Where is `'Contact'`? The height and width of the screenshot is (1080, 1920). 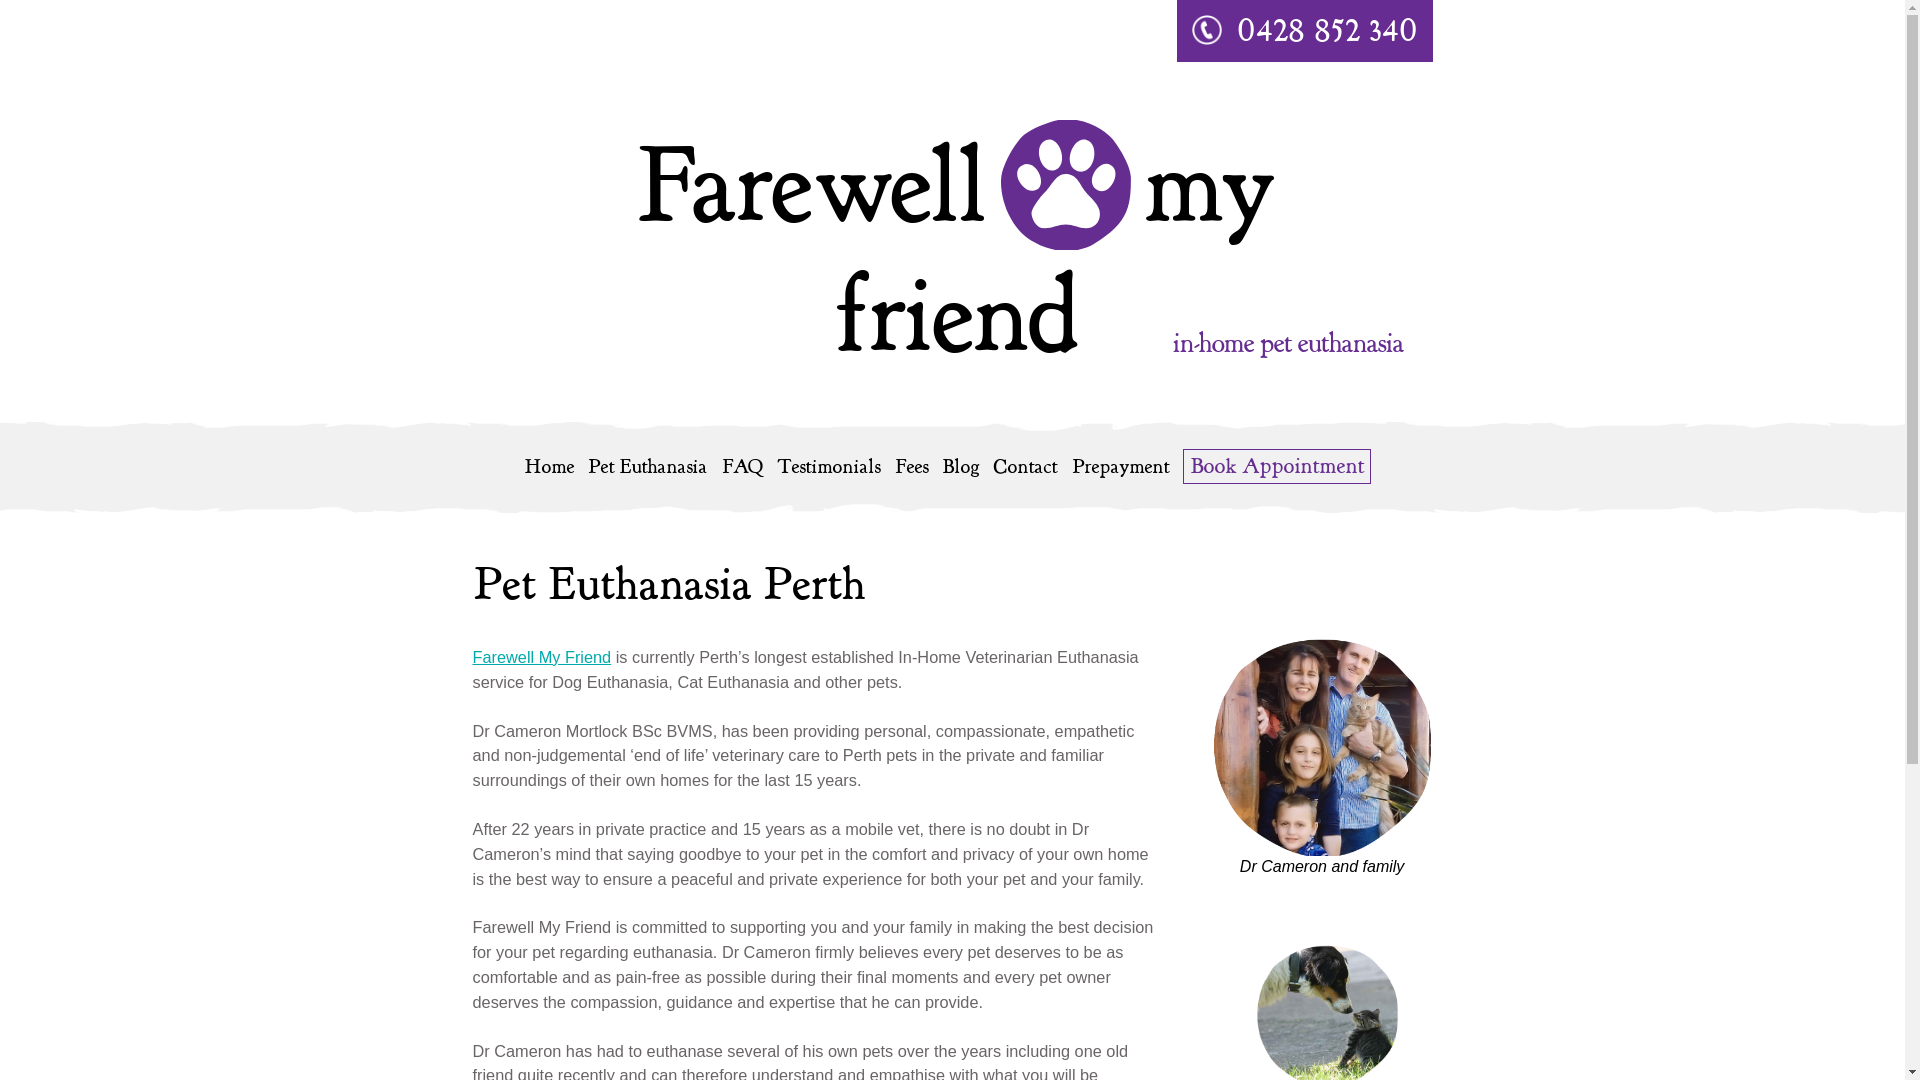 'Contact' is located at coordinates (1025, 467).